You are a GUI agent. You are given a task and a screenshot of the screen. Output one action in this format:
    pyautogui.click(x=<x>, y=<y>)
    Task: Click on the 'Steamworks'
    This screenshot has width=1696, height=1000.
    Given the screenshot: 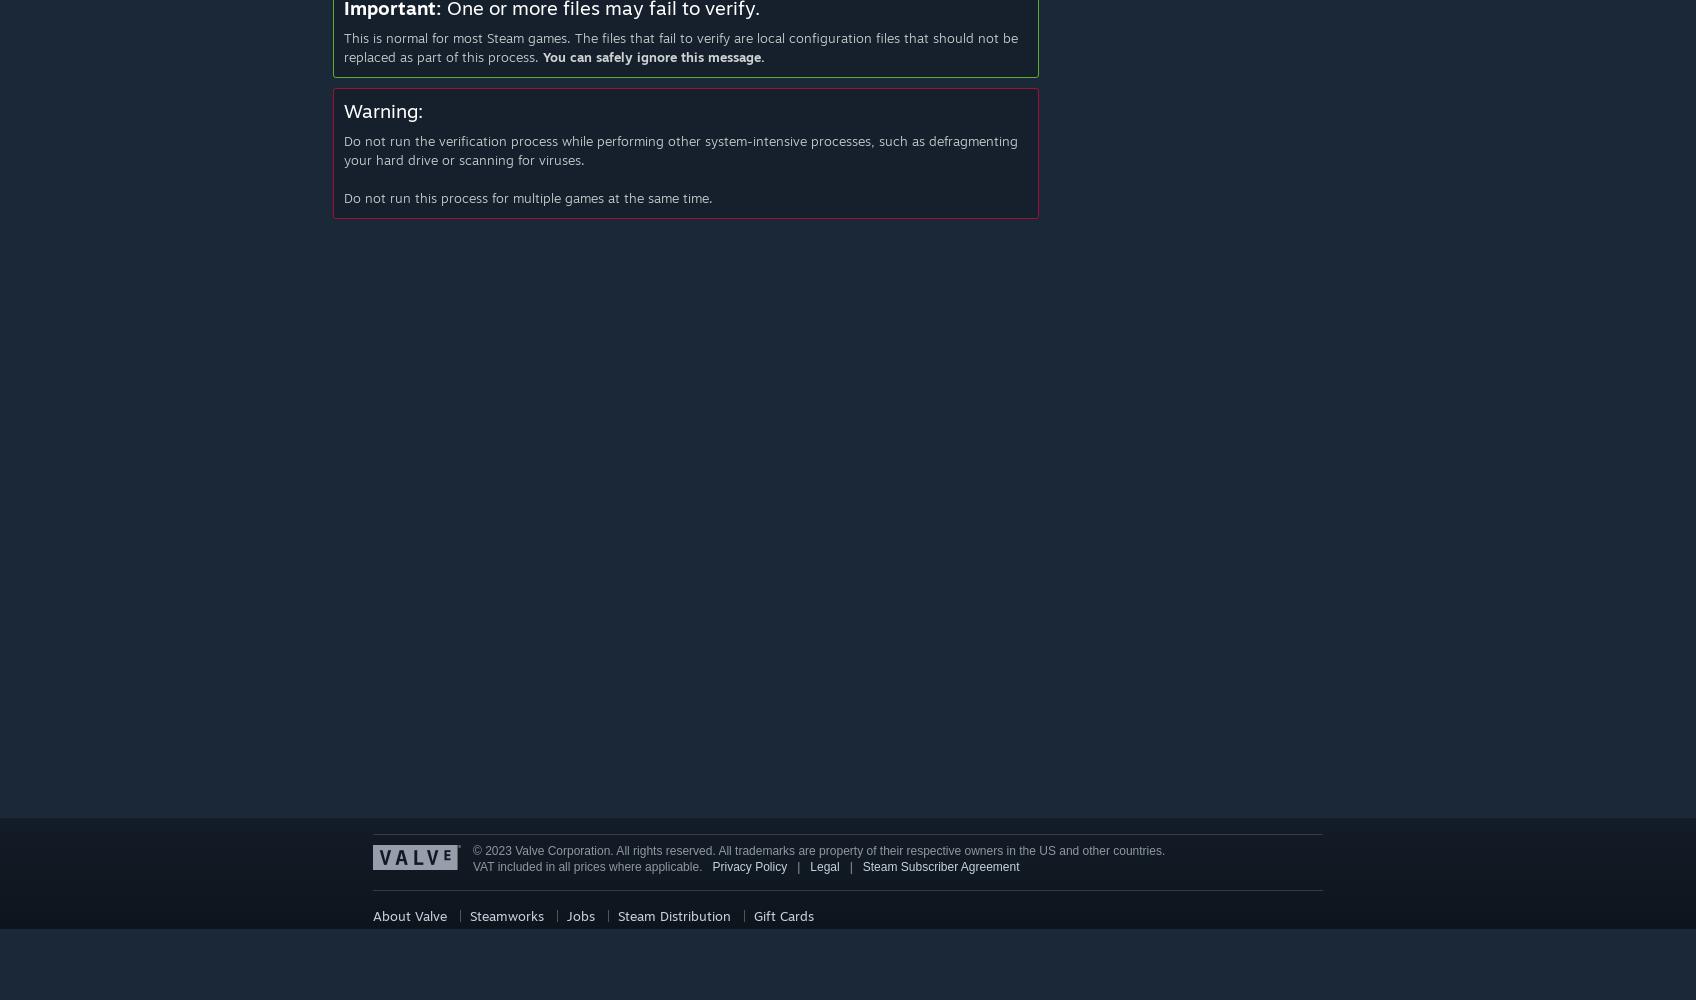 What is the action you would take?
    pyautogui.click(x=505, y=916)
    